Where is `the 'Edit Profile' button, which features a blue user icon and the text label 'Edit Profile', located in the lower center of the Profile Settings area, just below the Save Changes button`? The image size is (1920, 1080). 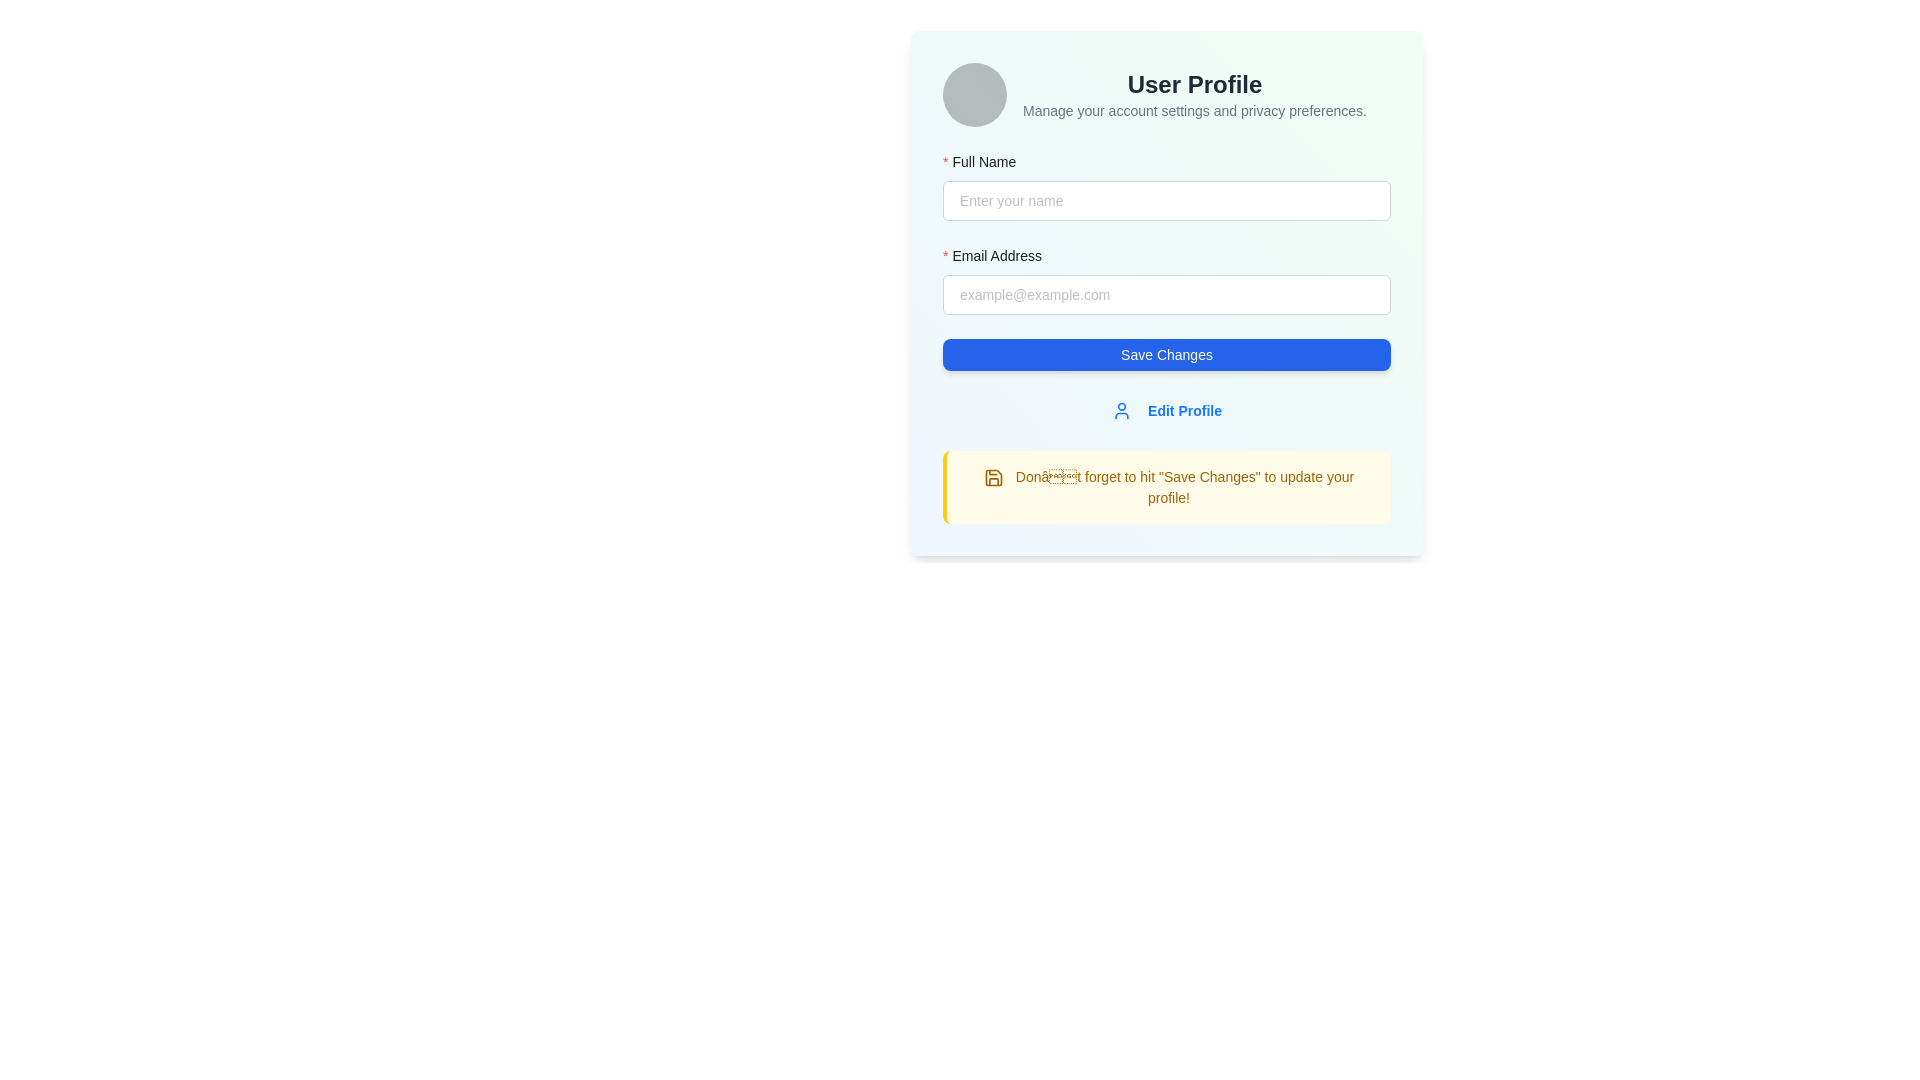
the 'Edit Profile' button, which features a blue user icon and the text label 'Edit Profile', located in the lower center of the Profile Settings area, just below the Save Changes button is located at coordinates (1166, 410).